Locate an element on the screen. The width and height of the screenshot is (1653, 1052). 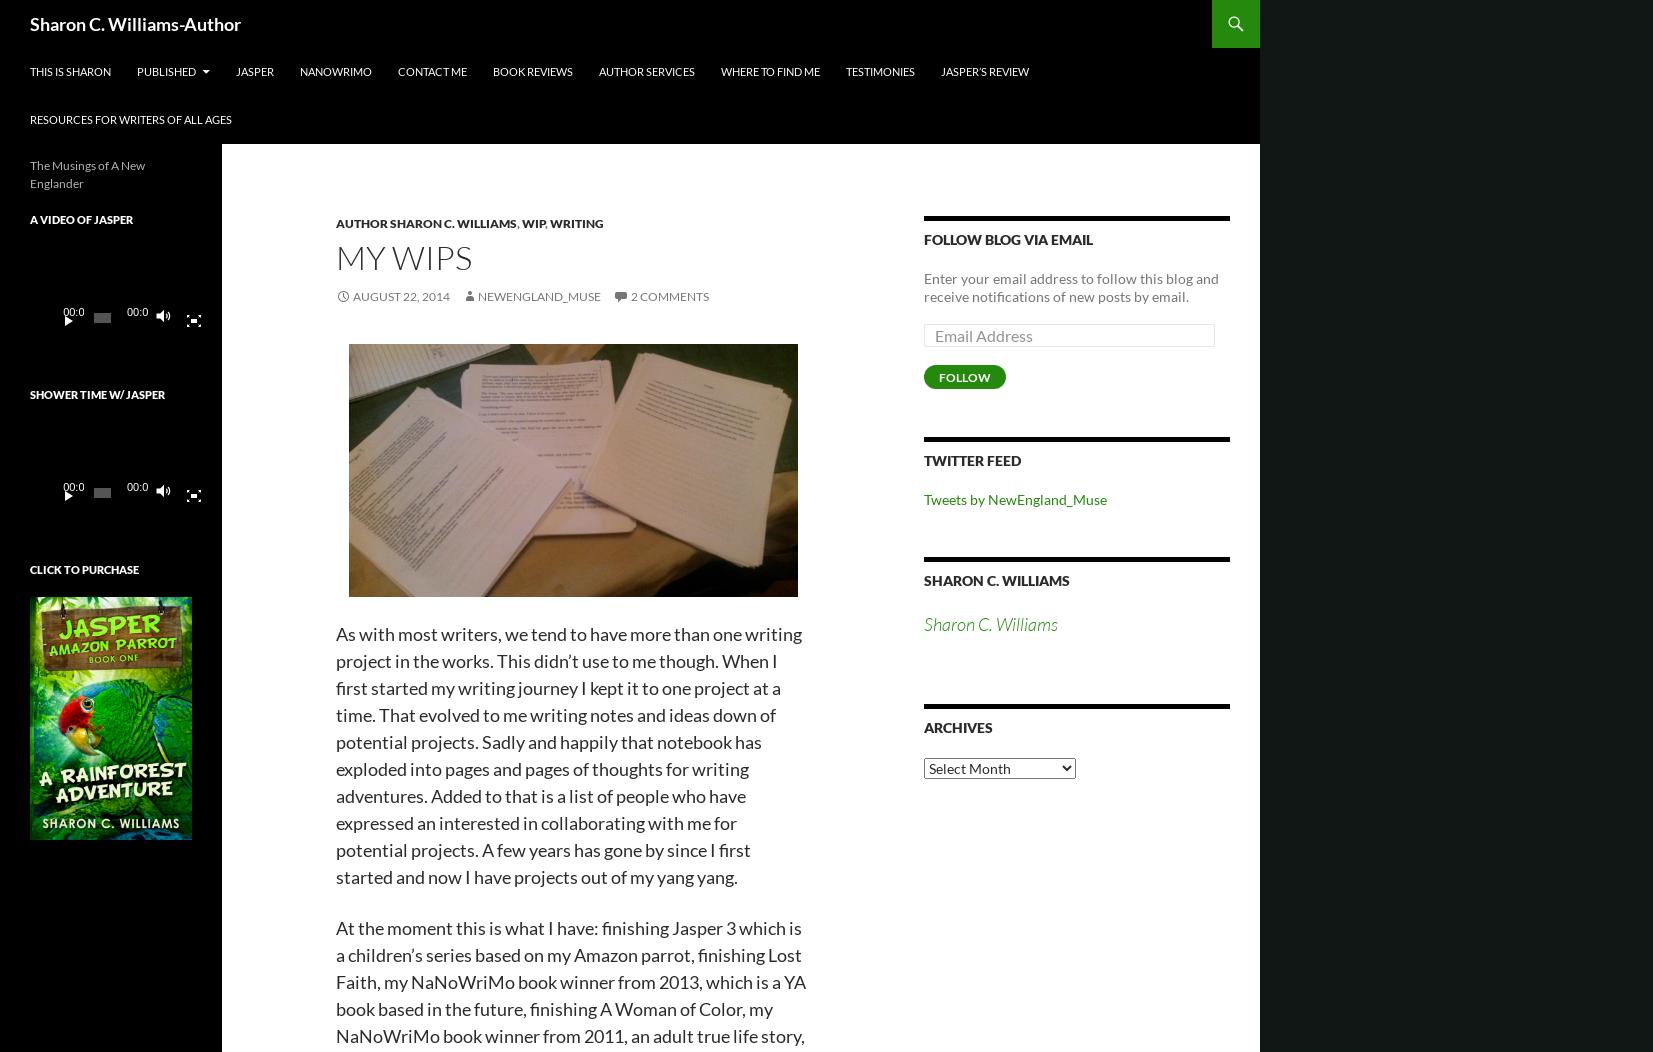
'Click to purchase' is located at coordinates (83, 569).